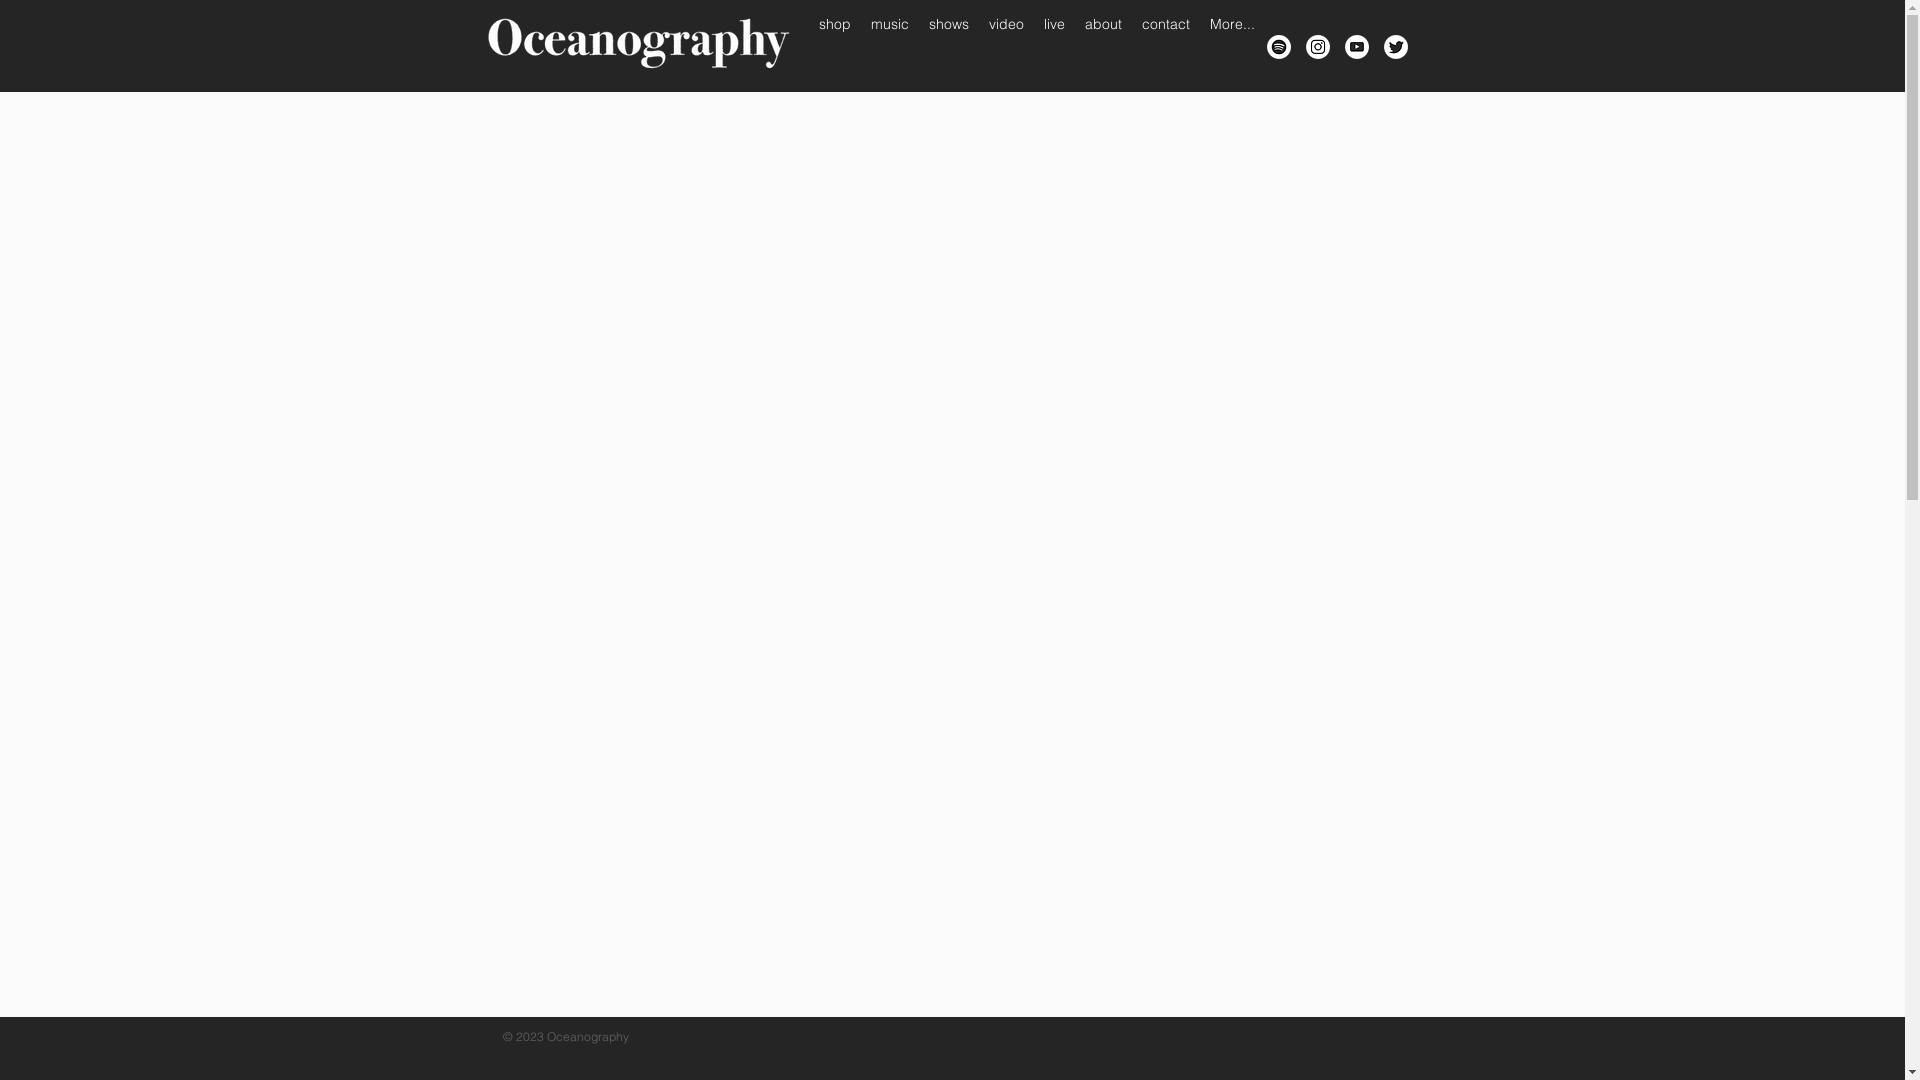  What do you see at coordinates (1053, 45) in the screenshot?
I see `'live'` at bounding box center [1053, 45].